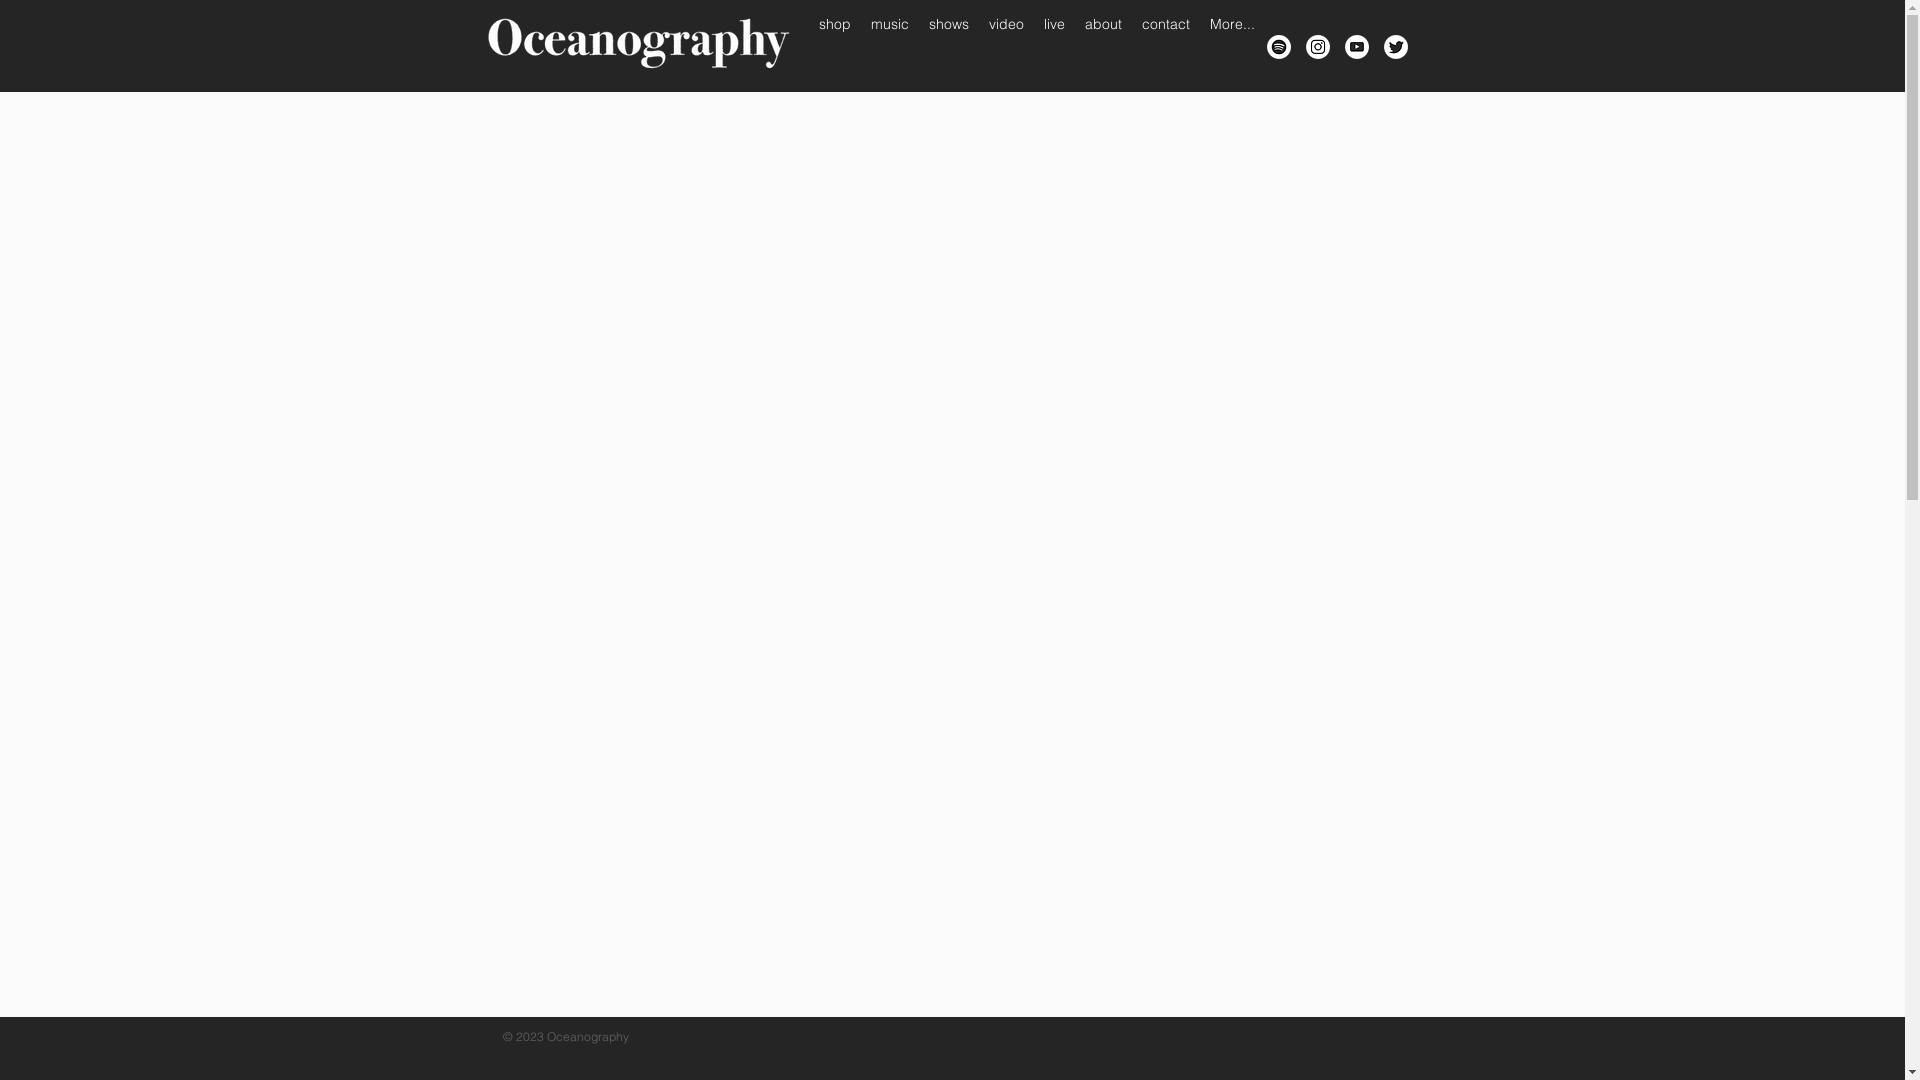  What do you see at coordinates (1053, 45) in the screenshot?
I see `'live'` at bounding box center [1053, 45].